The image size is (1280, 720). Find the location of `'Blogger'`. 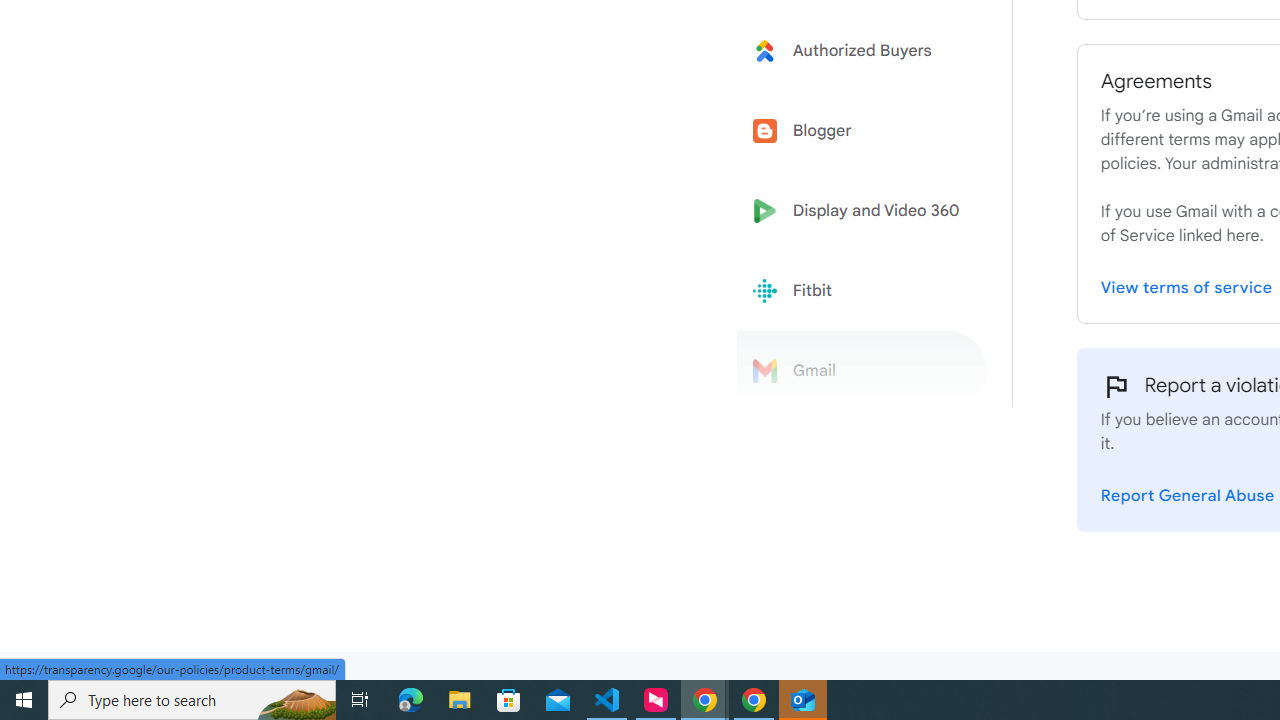

'Blogger' is located at coordinates (862, 131).